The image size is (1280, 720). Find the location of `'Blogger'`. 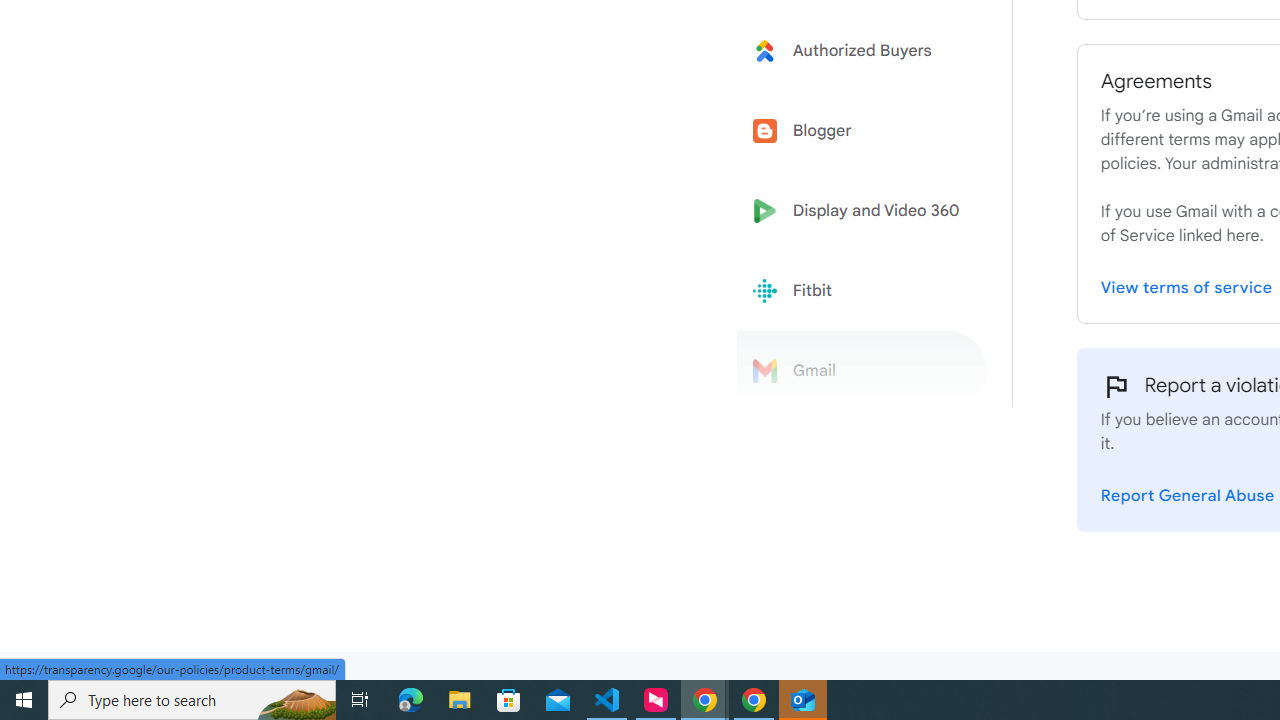

'Blogger' is located at coordinates (862, 131).